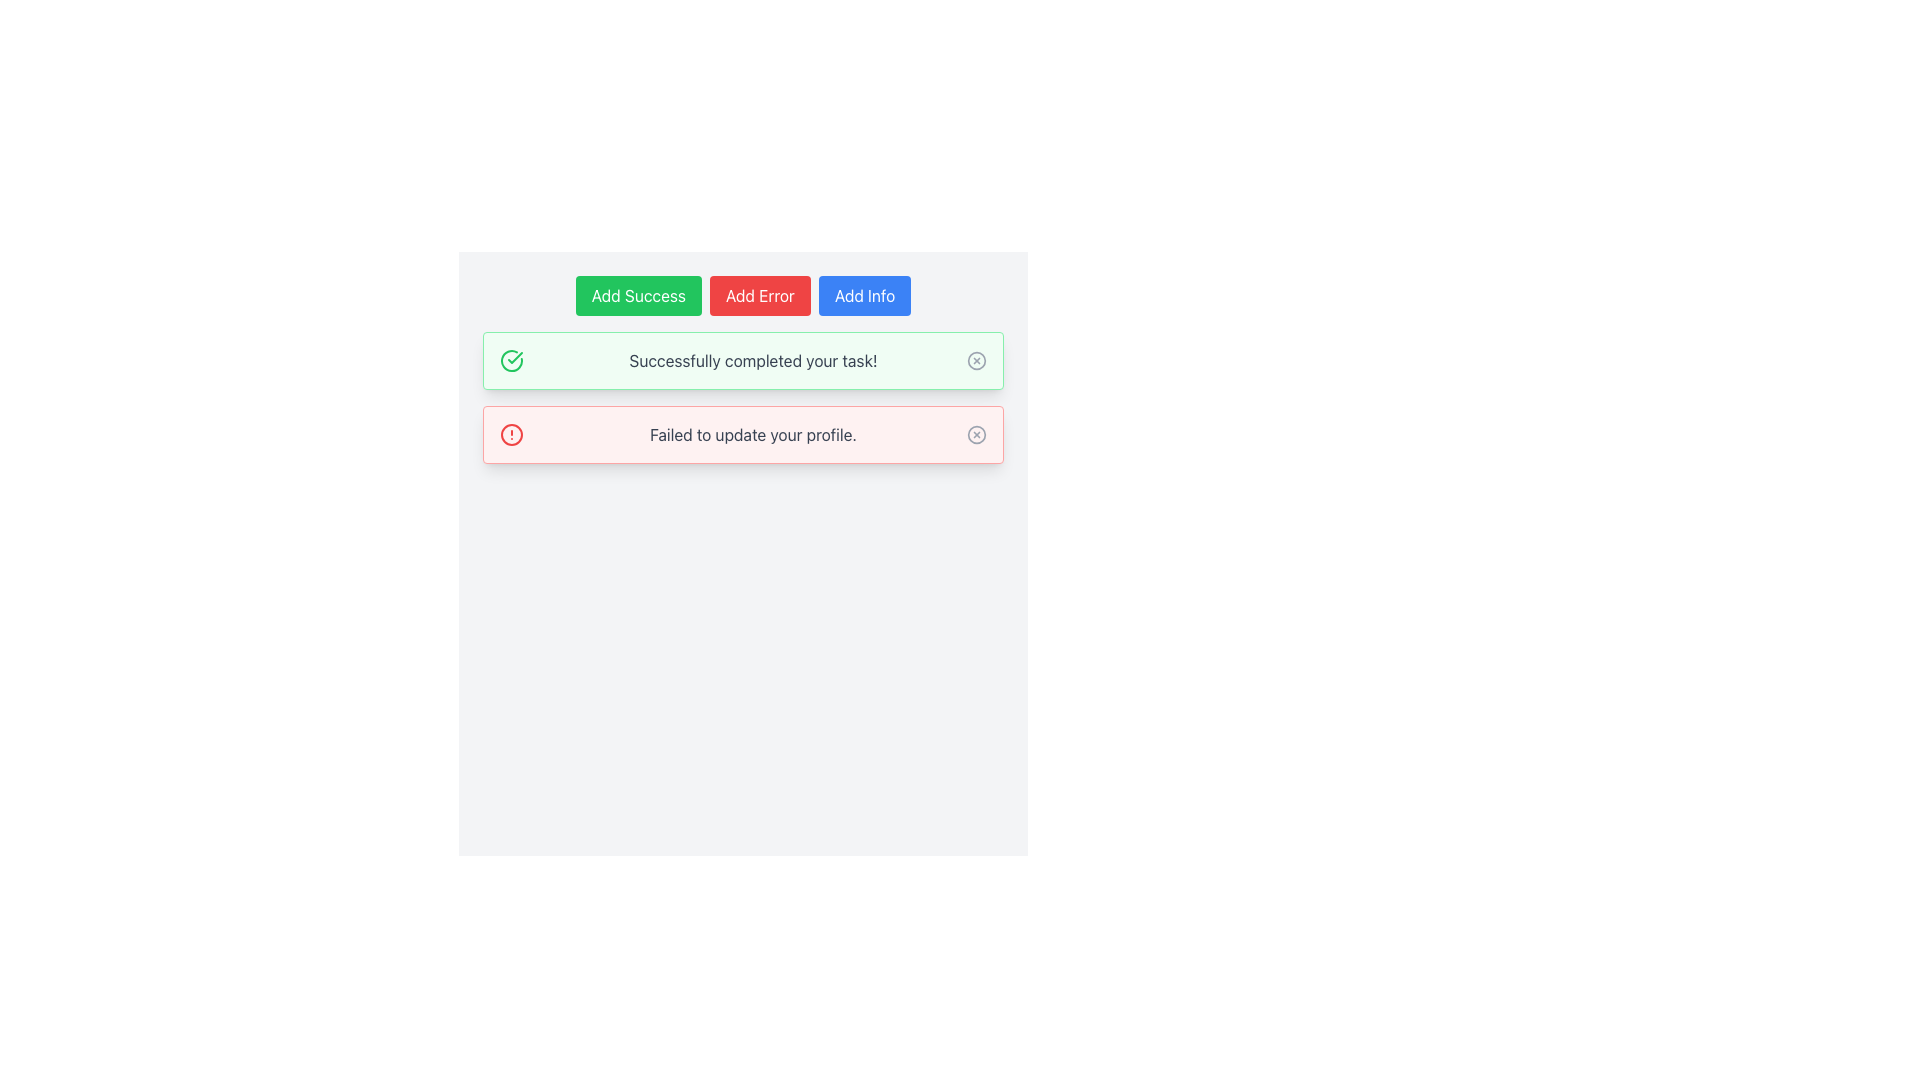  Describe the element at coordinates (977, 434) in the screenshot. I see `the Dismiss Button (Icon) featuring a circular design with a gray 'X' mark, located at the far right of the notification panel for the message 'Failed to update your profile.'` at that location.